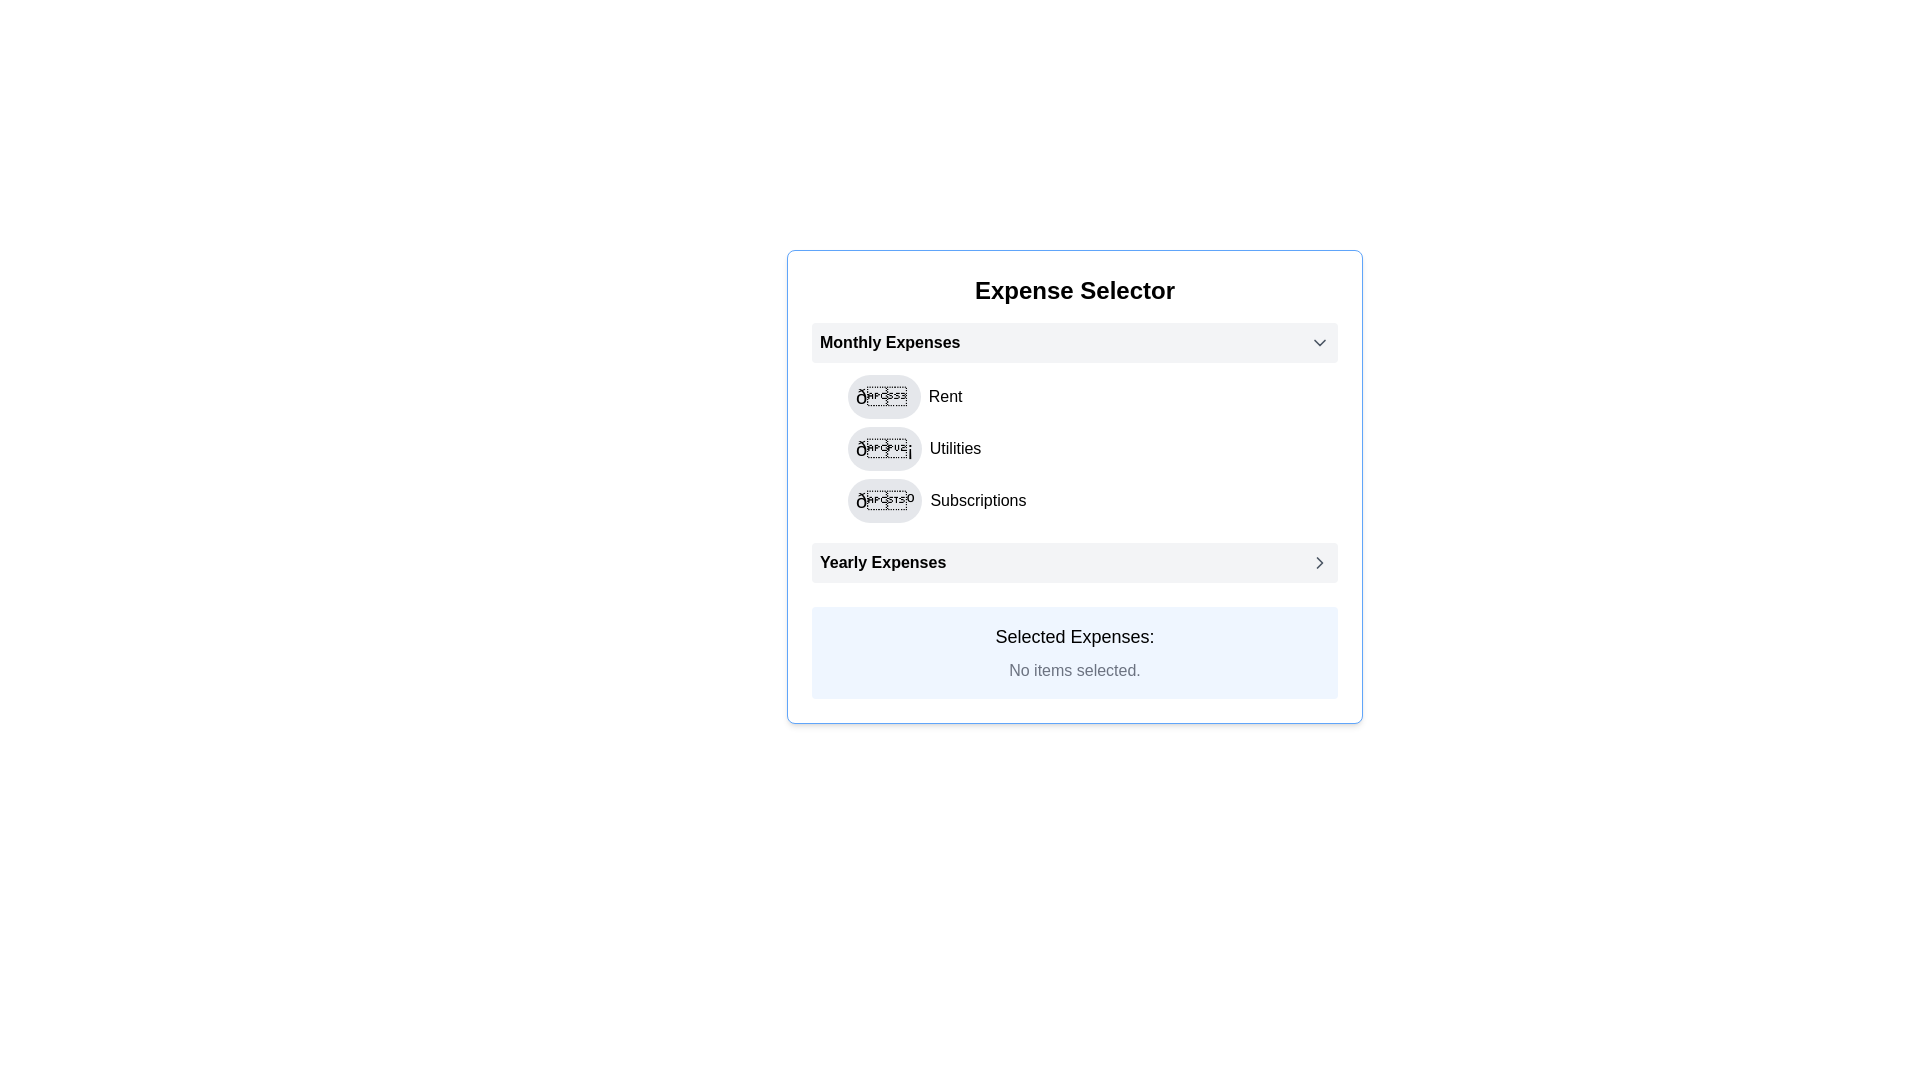 The image size is (1920, 1080). What do you see at coordinates (954, 447) in the screenshot?
I see `the second text label in the 'Monthly Expenses' section, which describes an expense category and is located immediately to the right of a circular icon` at bounding box center [954, 447].